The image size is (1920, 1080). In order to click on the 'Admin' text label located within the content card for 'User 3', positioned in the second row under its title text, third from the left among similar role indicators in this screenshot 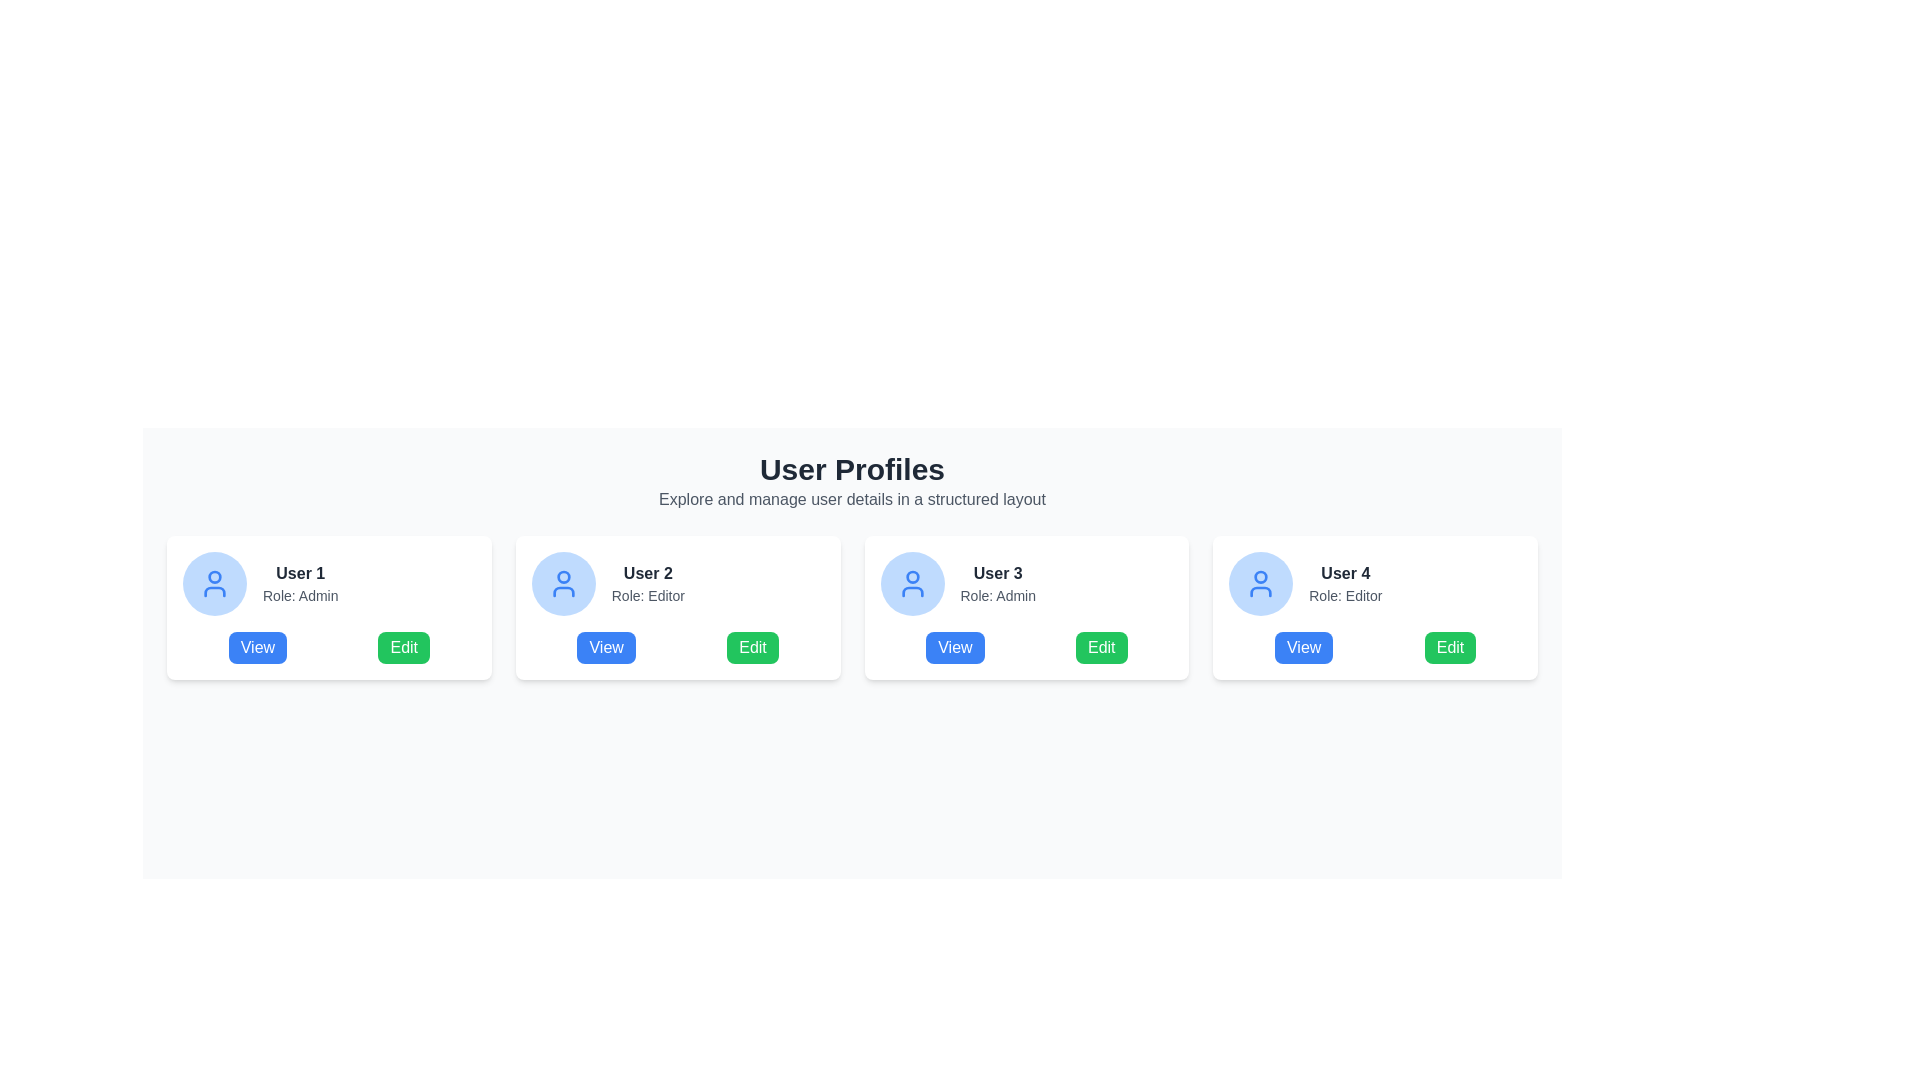, I will do `click(998, 595)`.